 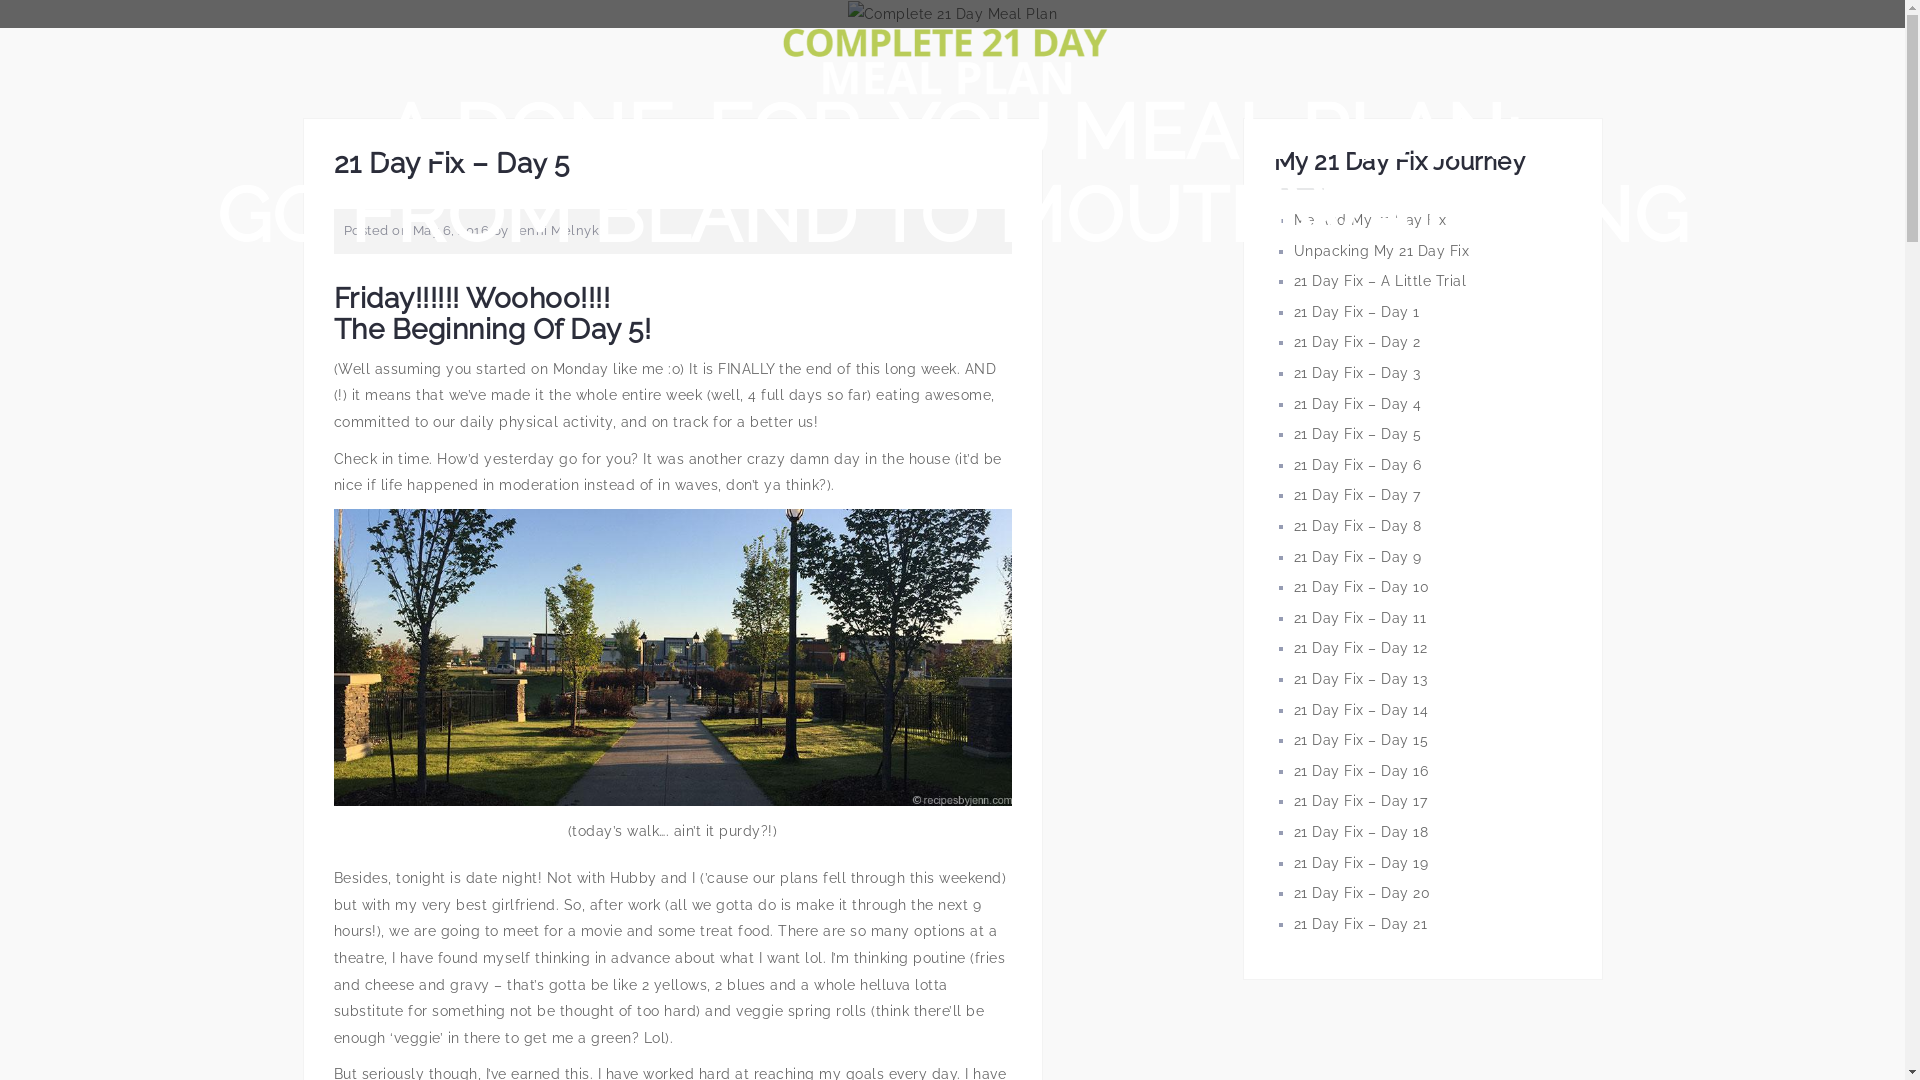 What do you see at coordinates (781, 53) in the screenshot?
I see `'Complete 21 Day Meal Plan'` at bounding box center [781, 53].